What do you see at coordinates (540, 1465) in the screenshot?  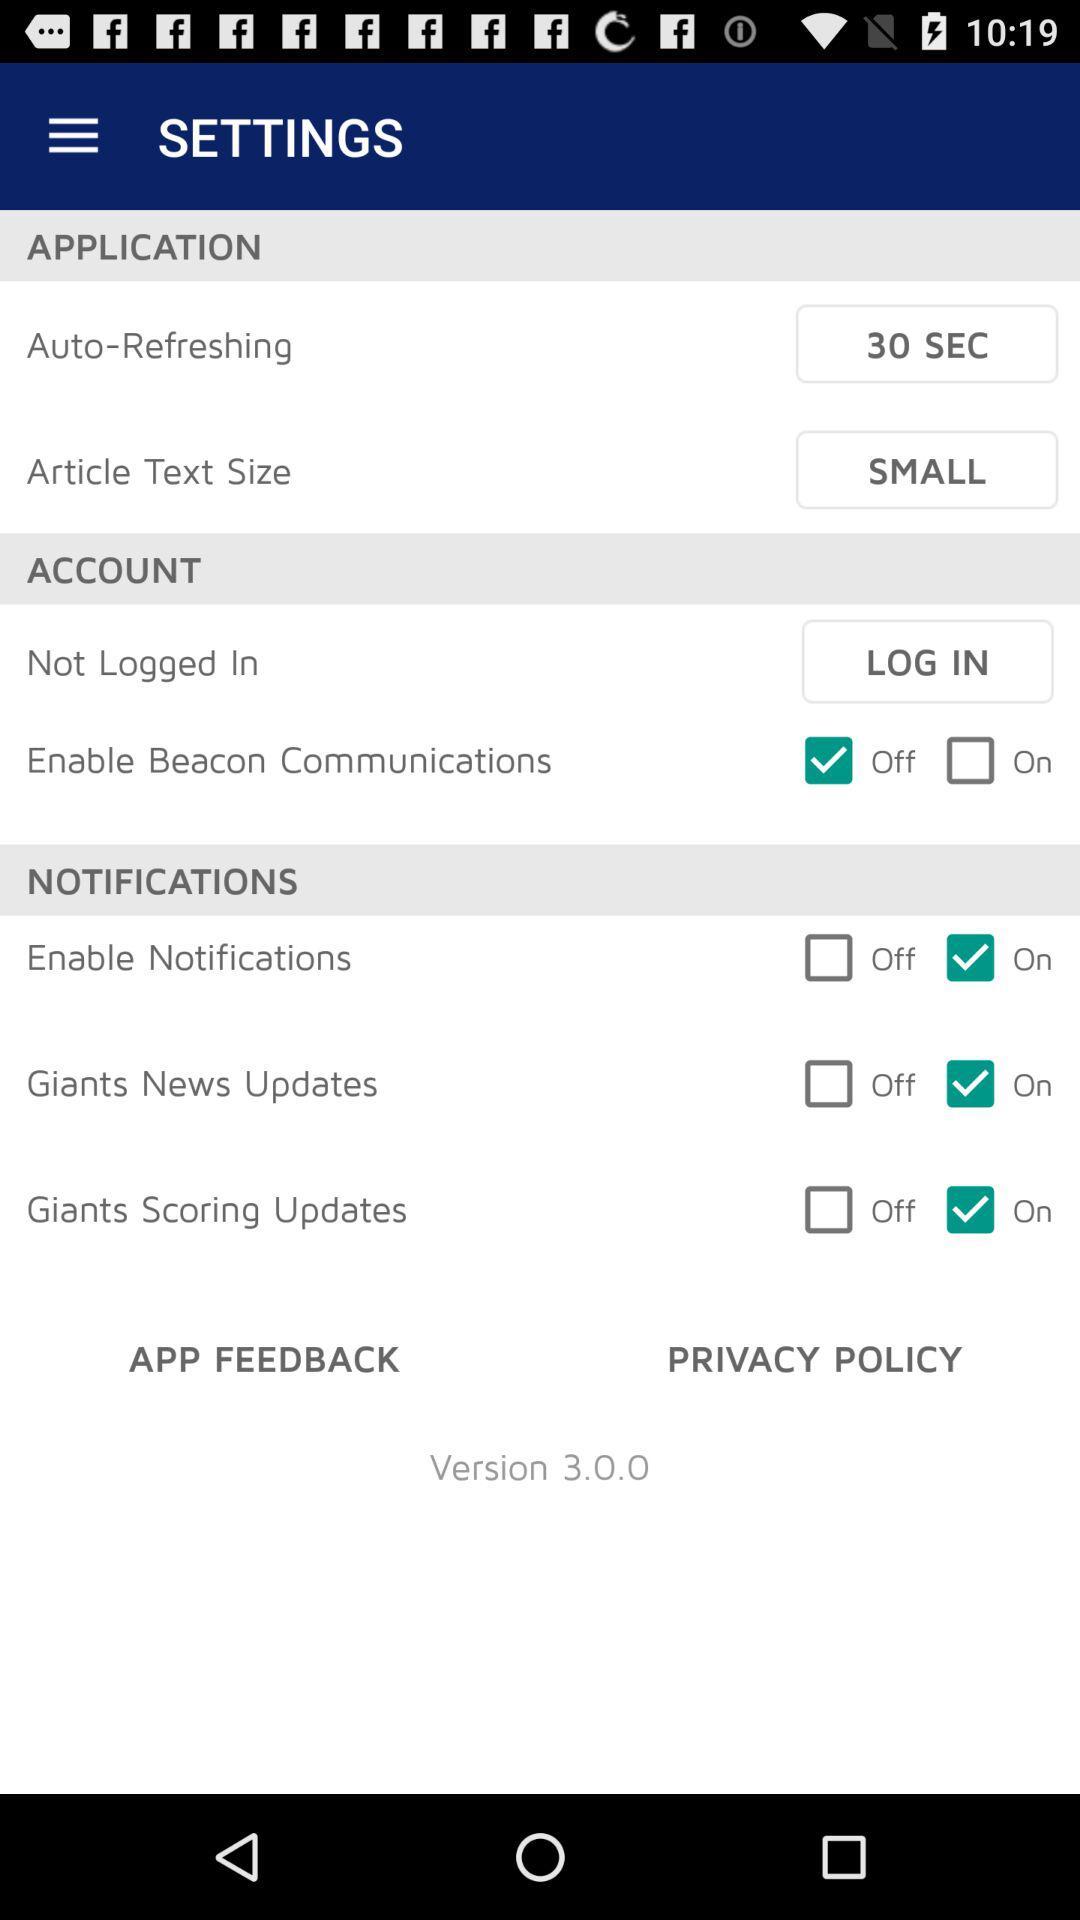 I see `the item below app feedback icon` at bounding box center [540, 1465].